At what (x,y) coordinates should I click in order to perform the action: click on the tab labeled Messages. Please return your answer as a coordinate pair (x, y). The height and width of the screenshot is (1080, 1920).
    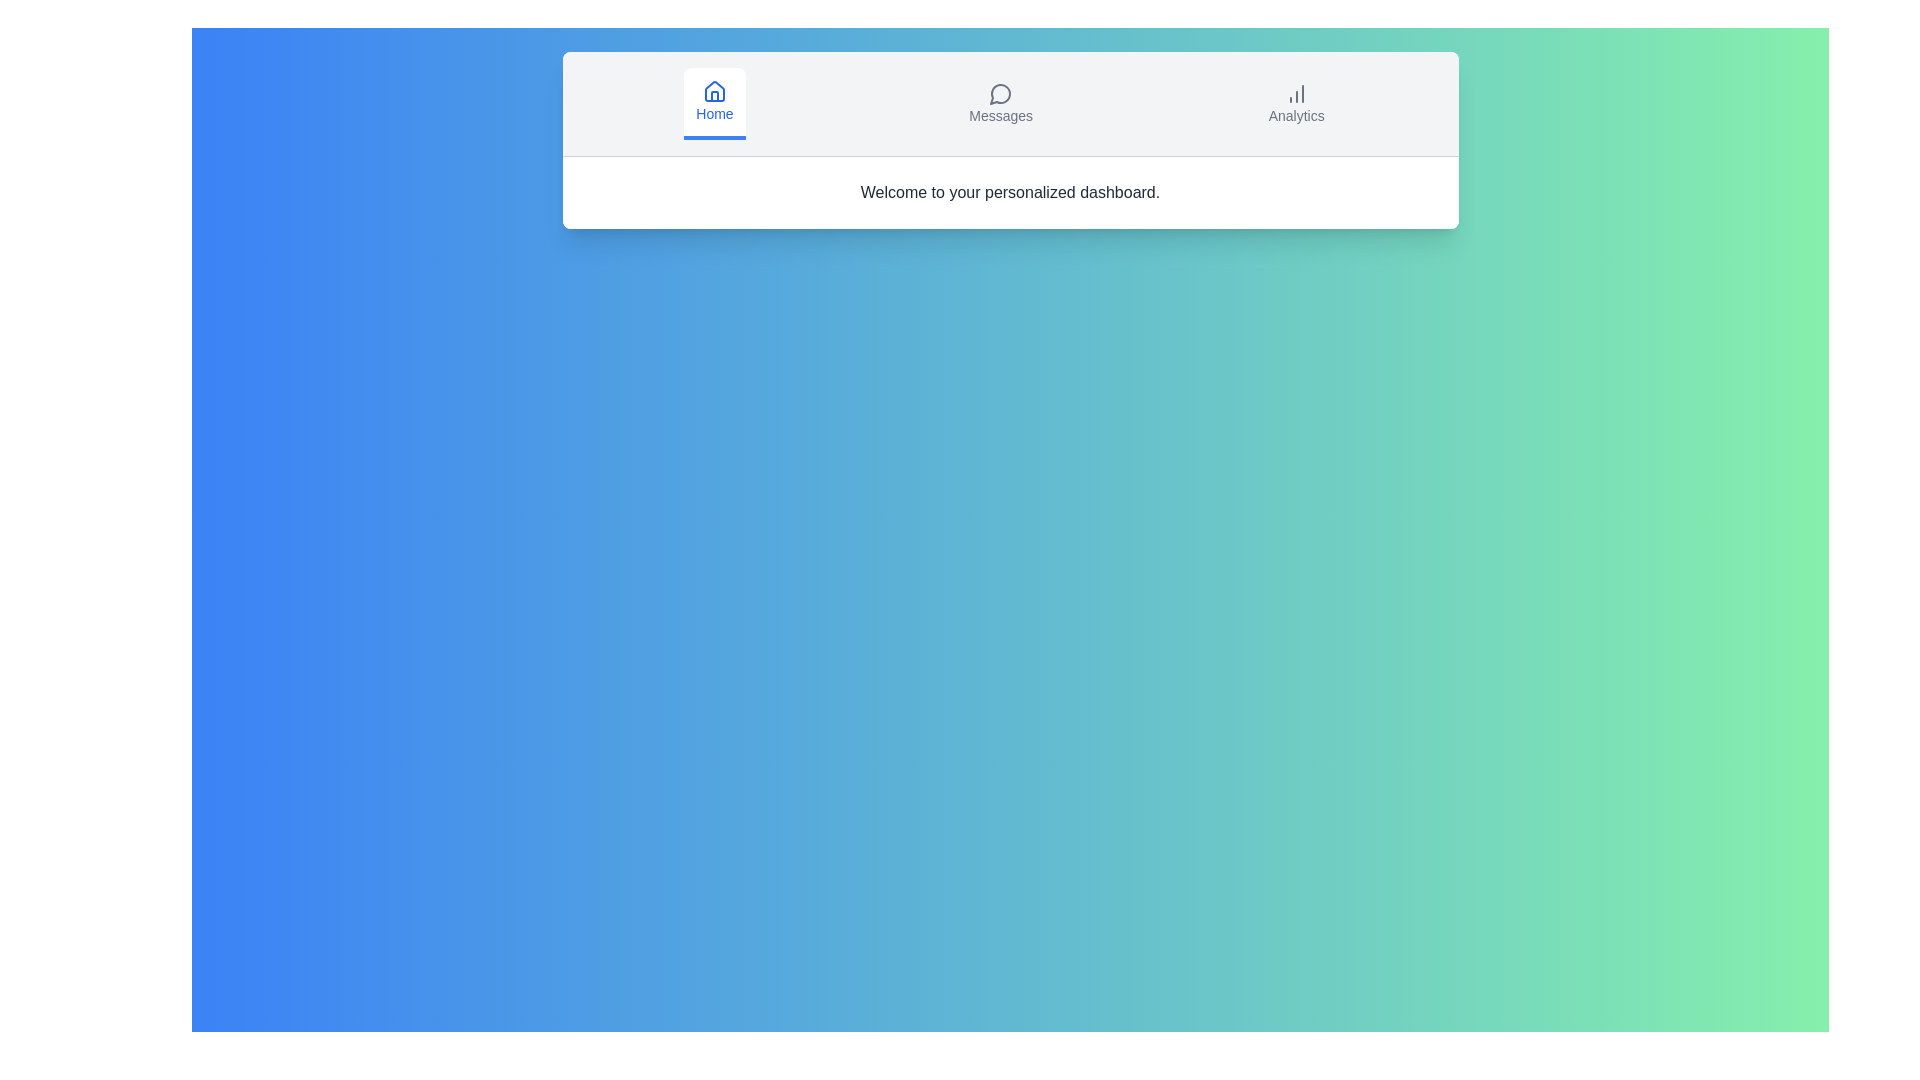
    Looking at the image, I should click on (1001, 104).